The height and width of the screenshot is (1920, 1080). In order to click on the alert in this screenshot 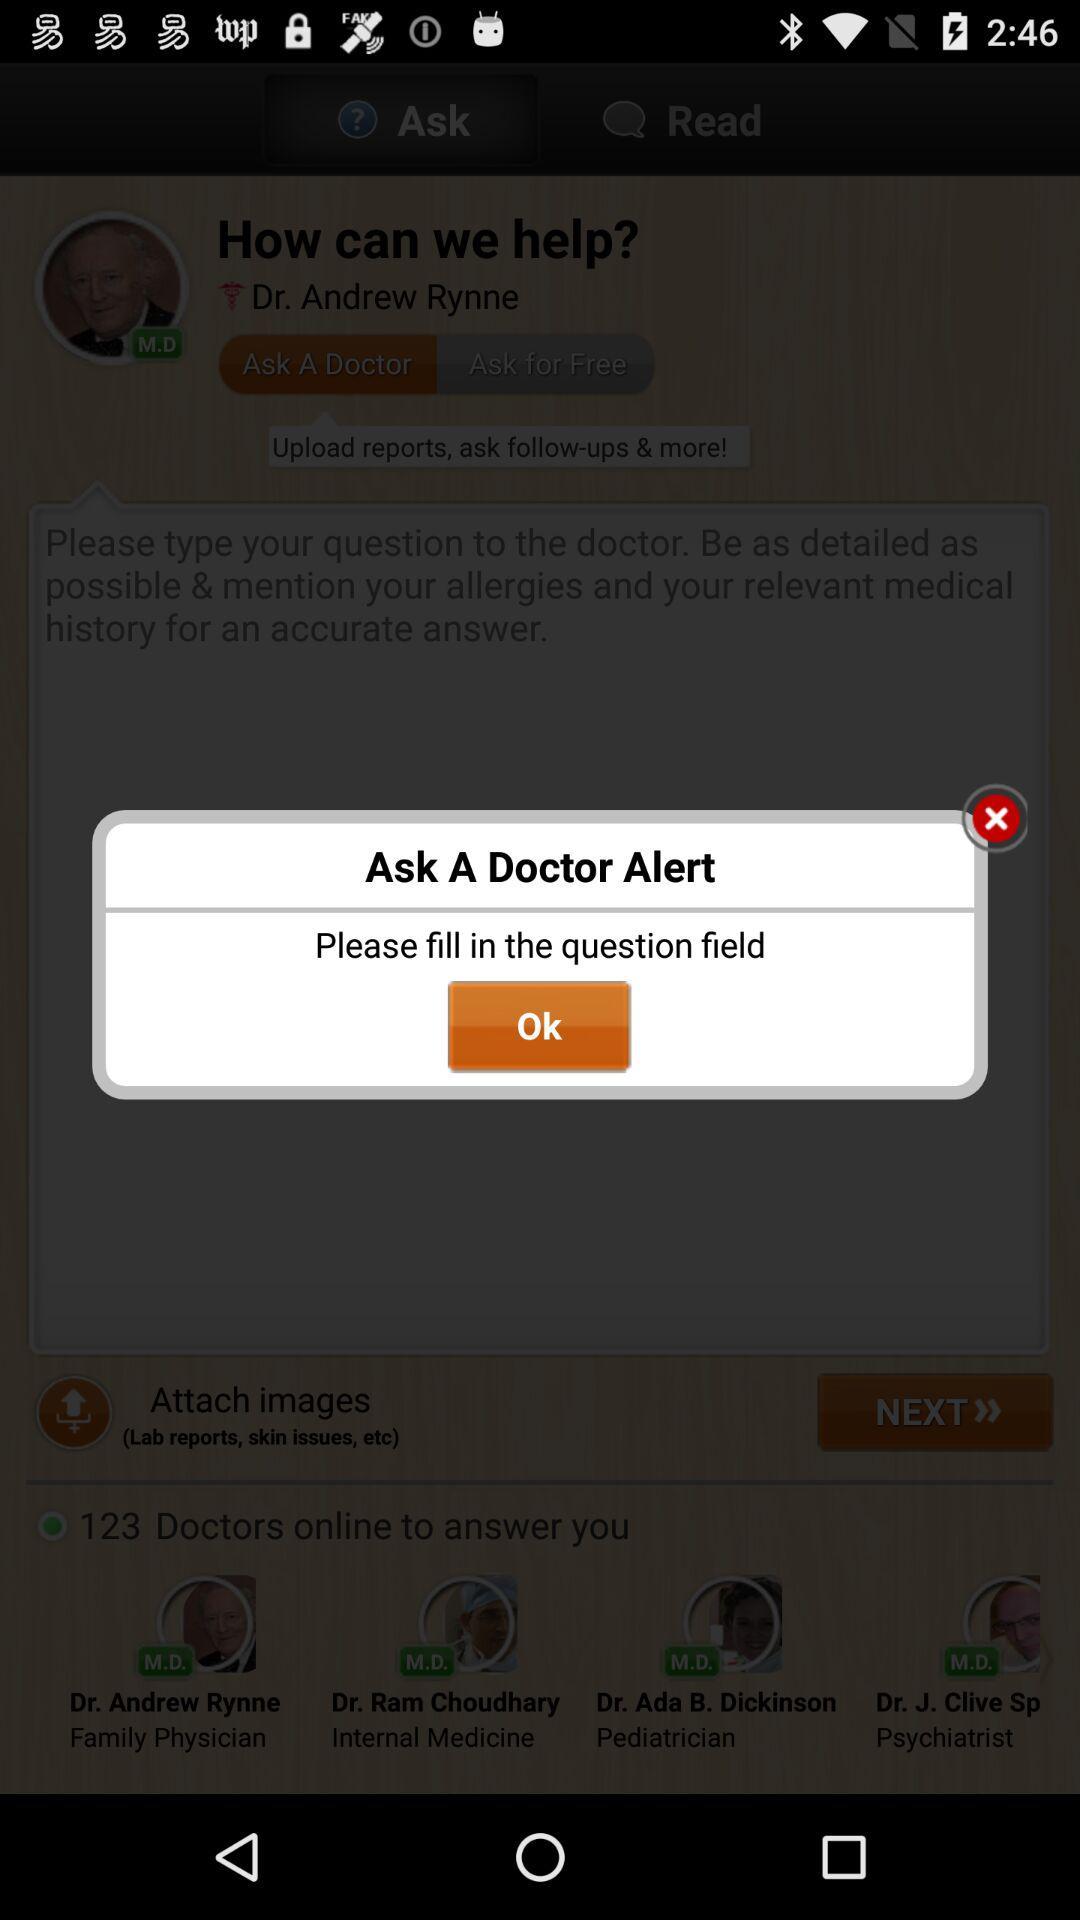, I will do `click(994, 820)`.